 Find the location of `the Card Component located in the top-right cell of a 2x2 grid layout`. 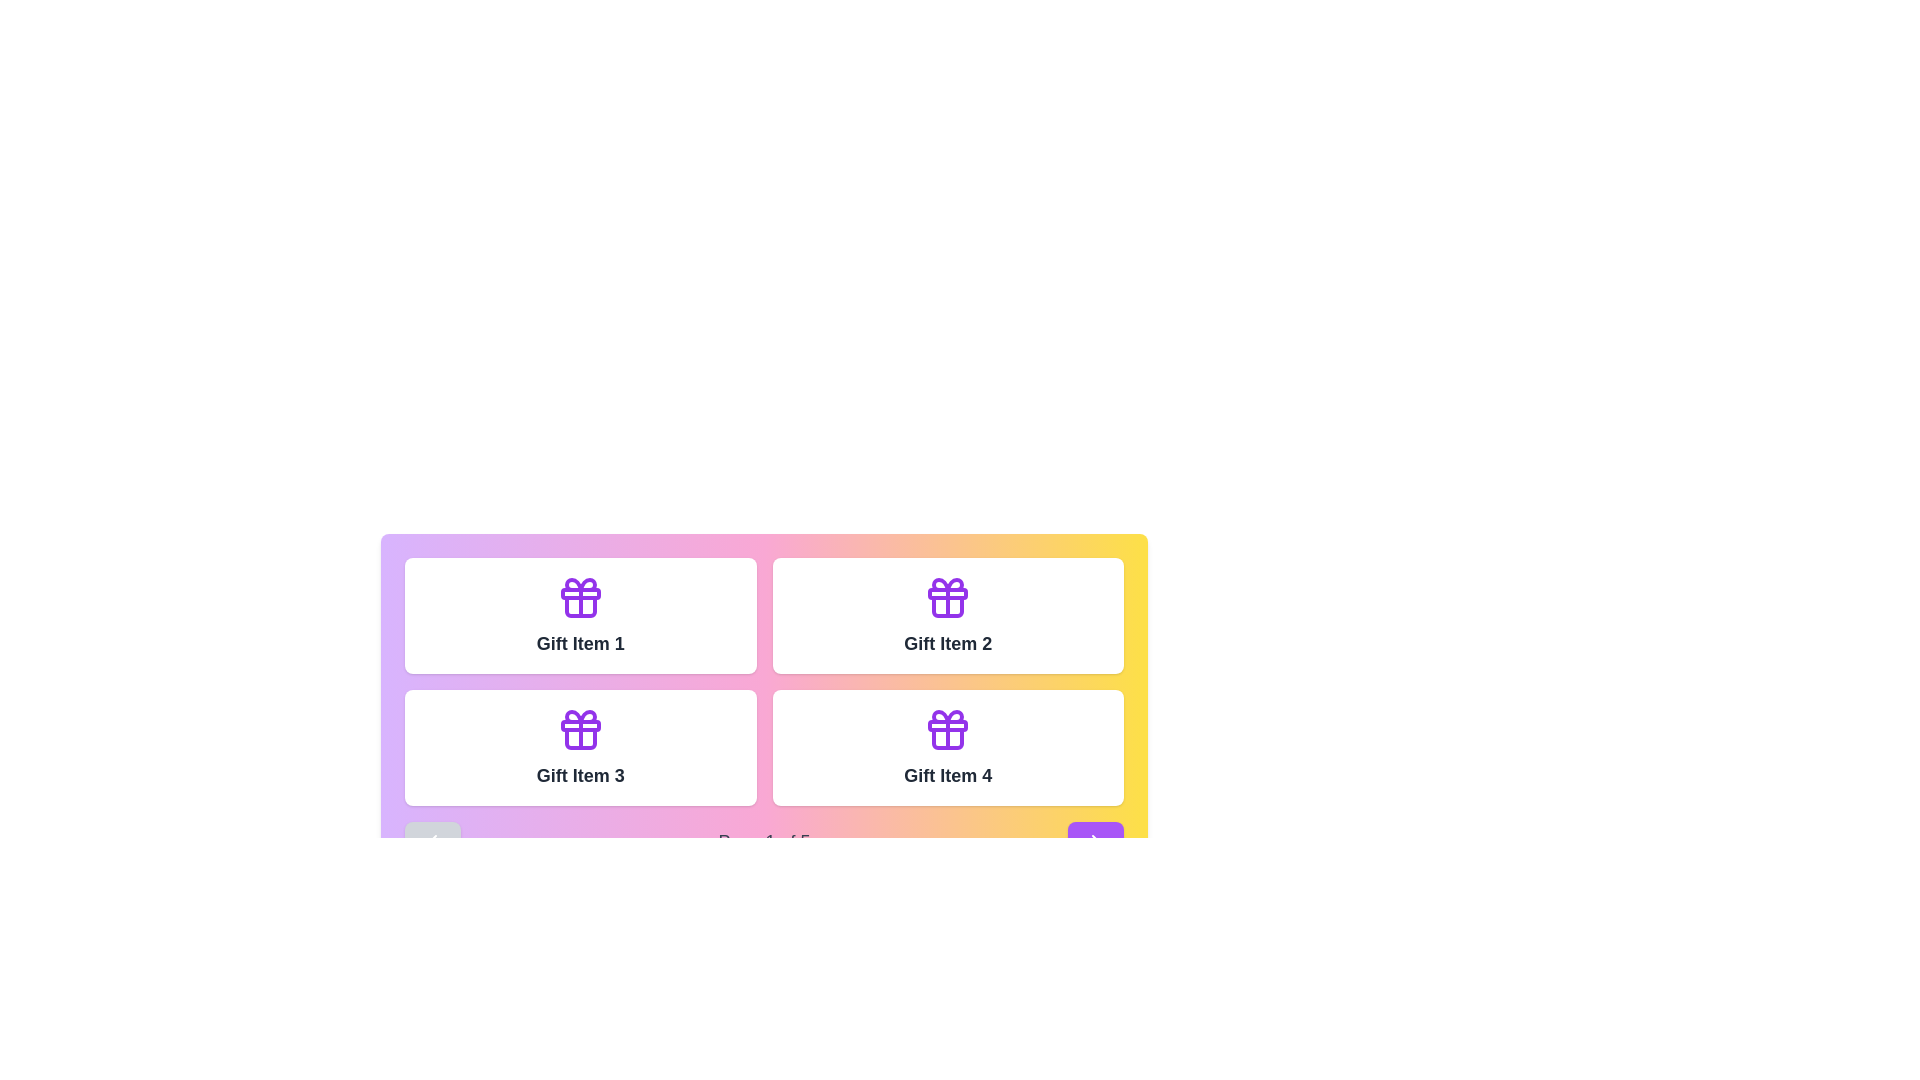

the Card Component located in the top-right cell of a 2x2 grid layout is located at coordinates (947, 615).